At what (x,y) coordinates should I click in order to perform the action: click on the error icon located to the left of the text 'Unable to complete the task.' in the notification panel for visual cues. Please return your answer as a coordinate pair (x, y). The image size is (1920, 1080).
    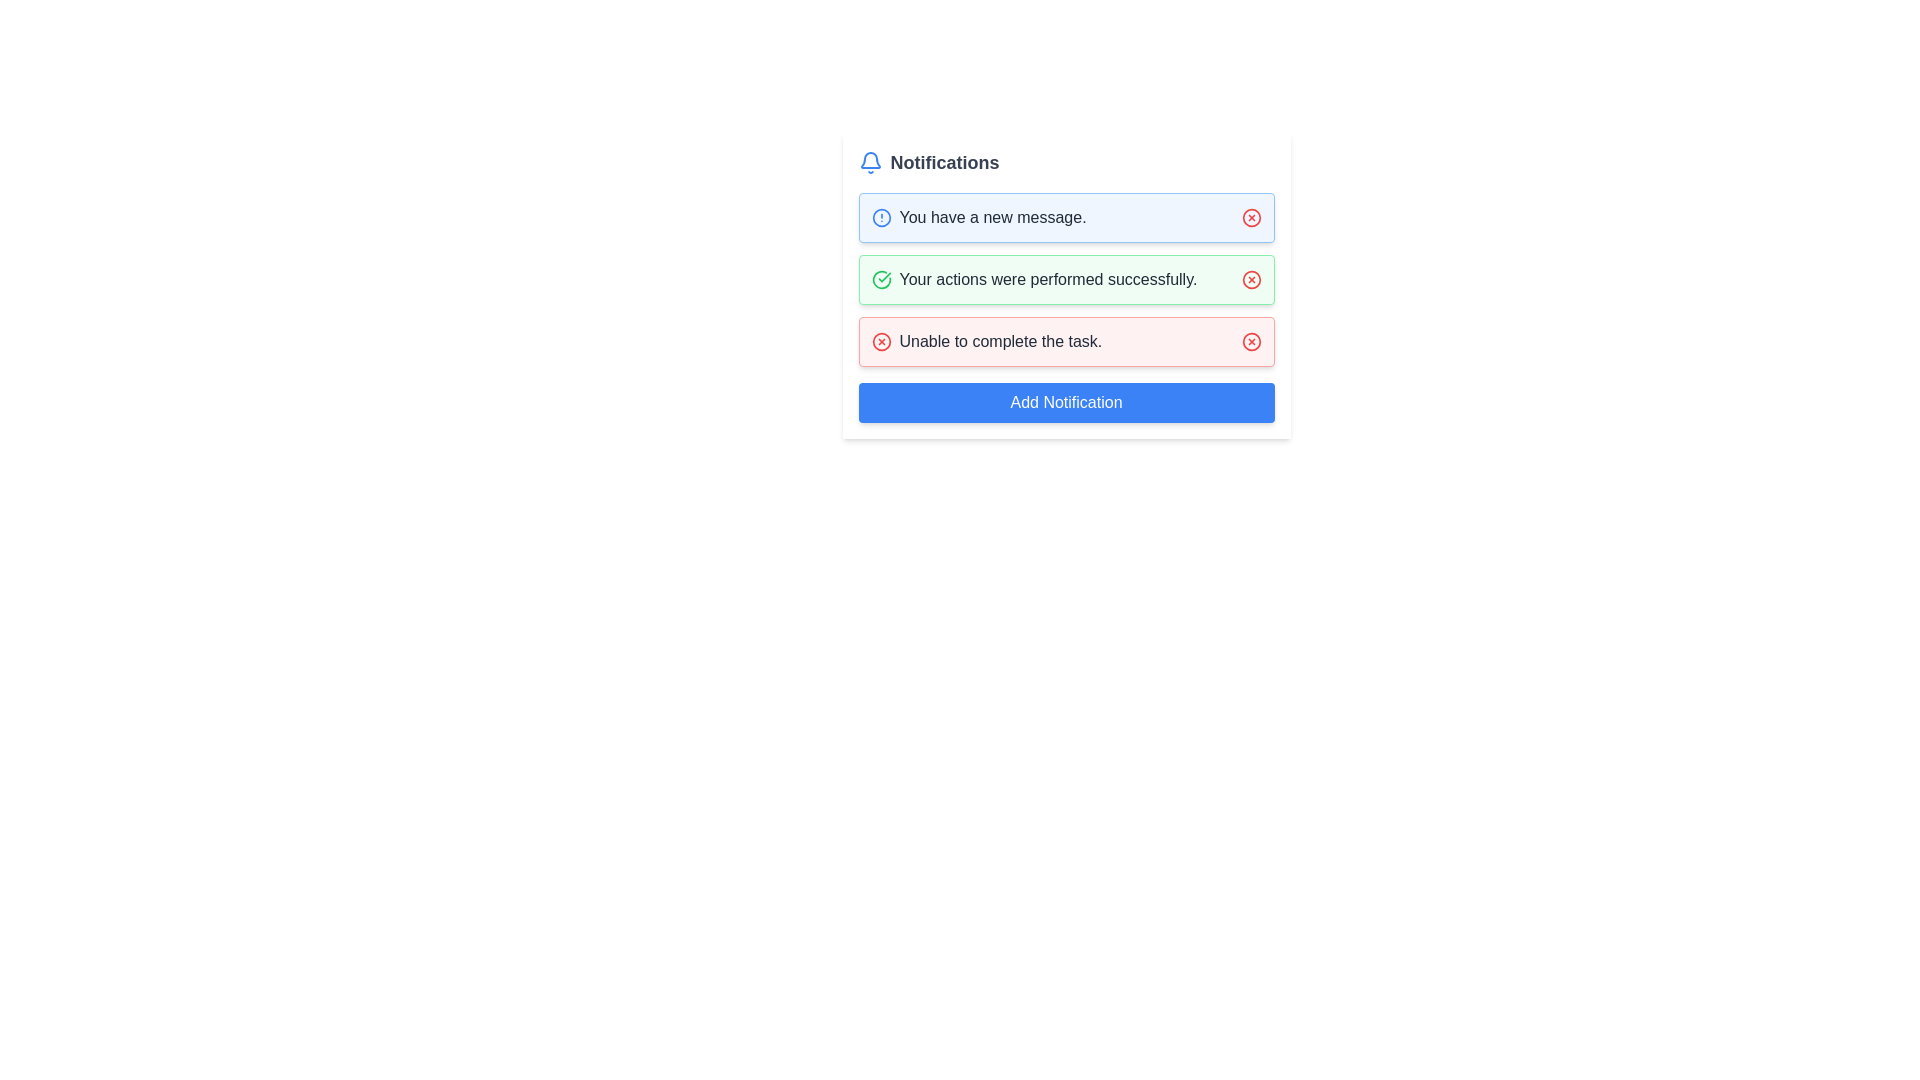
    Looking at the image, I should click on (880, 341).